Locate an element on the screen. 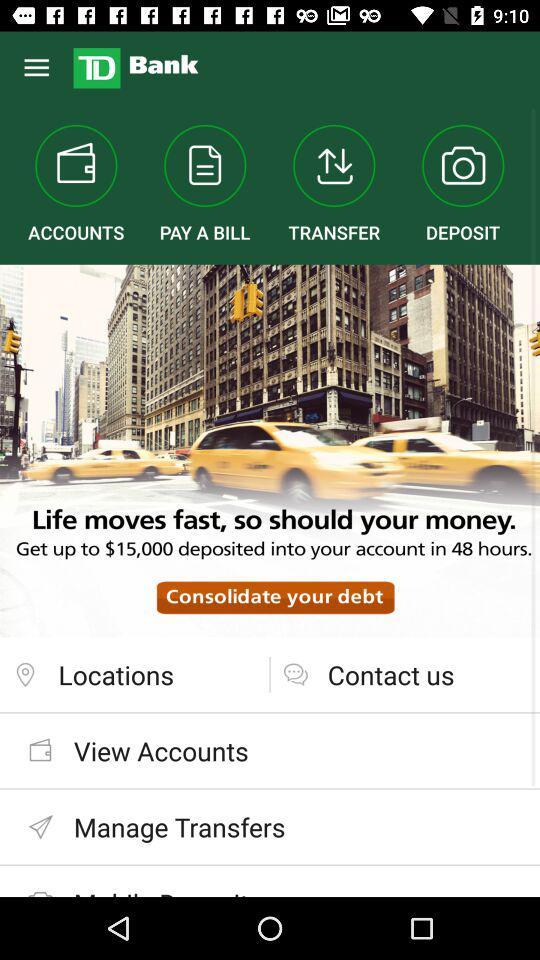 The image size is (540, 960). locations at the bottom left corner is located at coordinates (134, 674).